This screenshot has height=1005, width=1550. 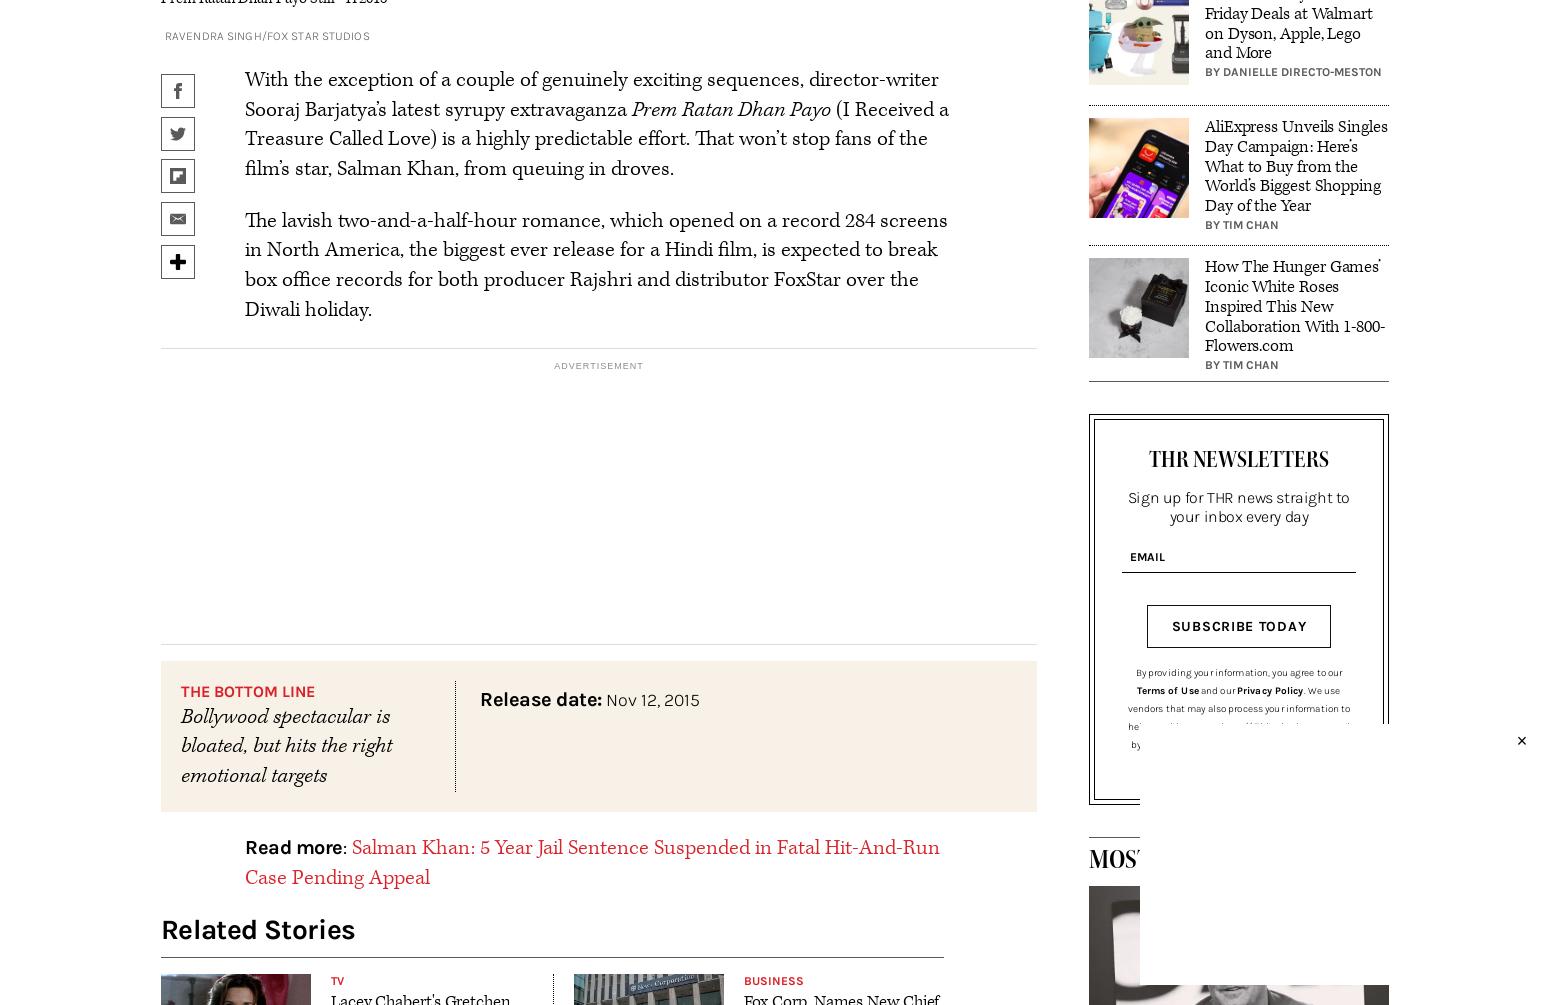 What do you see at coordinates (1174, 858) in the screenshot?
I see `'Most Popular'` at bounding box center [1174, 858].